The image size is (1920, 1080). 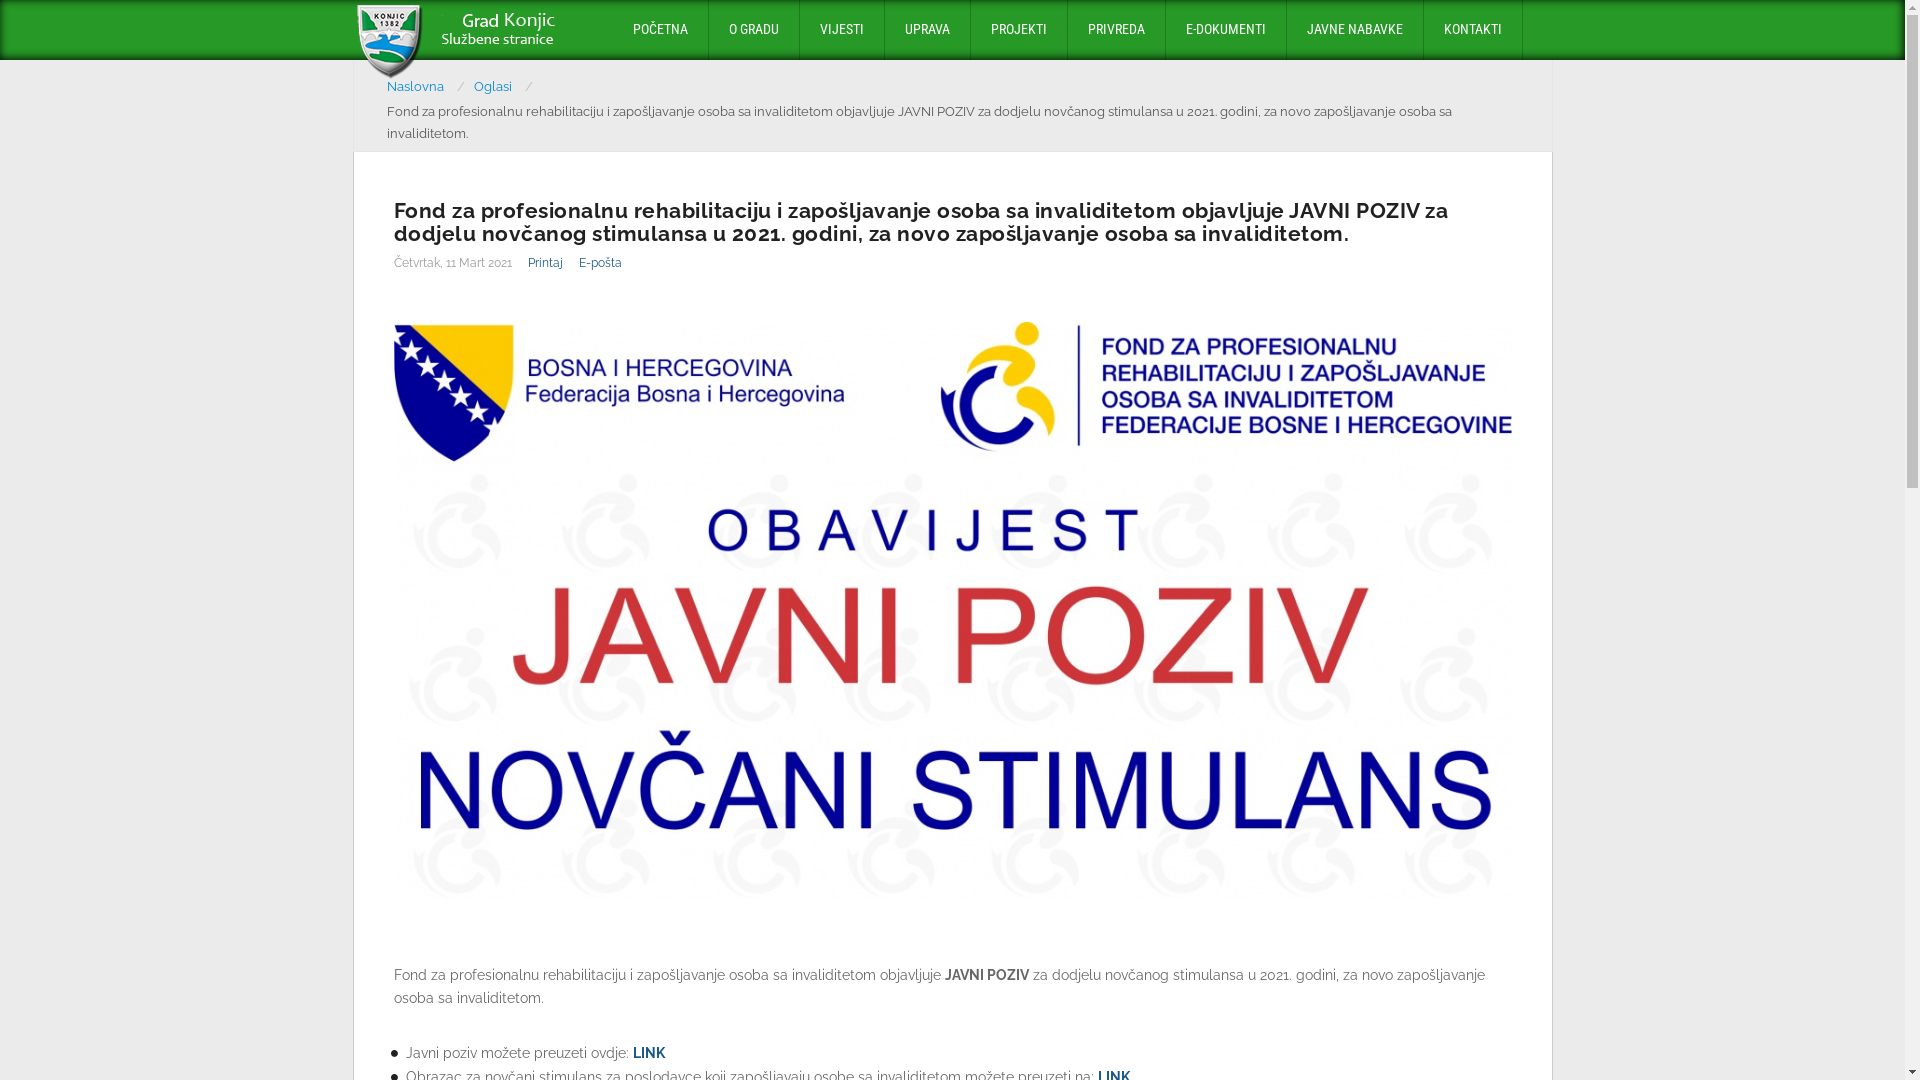 I want to click on 'LINK', so click(x=648, y=1051).